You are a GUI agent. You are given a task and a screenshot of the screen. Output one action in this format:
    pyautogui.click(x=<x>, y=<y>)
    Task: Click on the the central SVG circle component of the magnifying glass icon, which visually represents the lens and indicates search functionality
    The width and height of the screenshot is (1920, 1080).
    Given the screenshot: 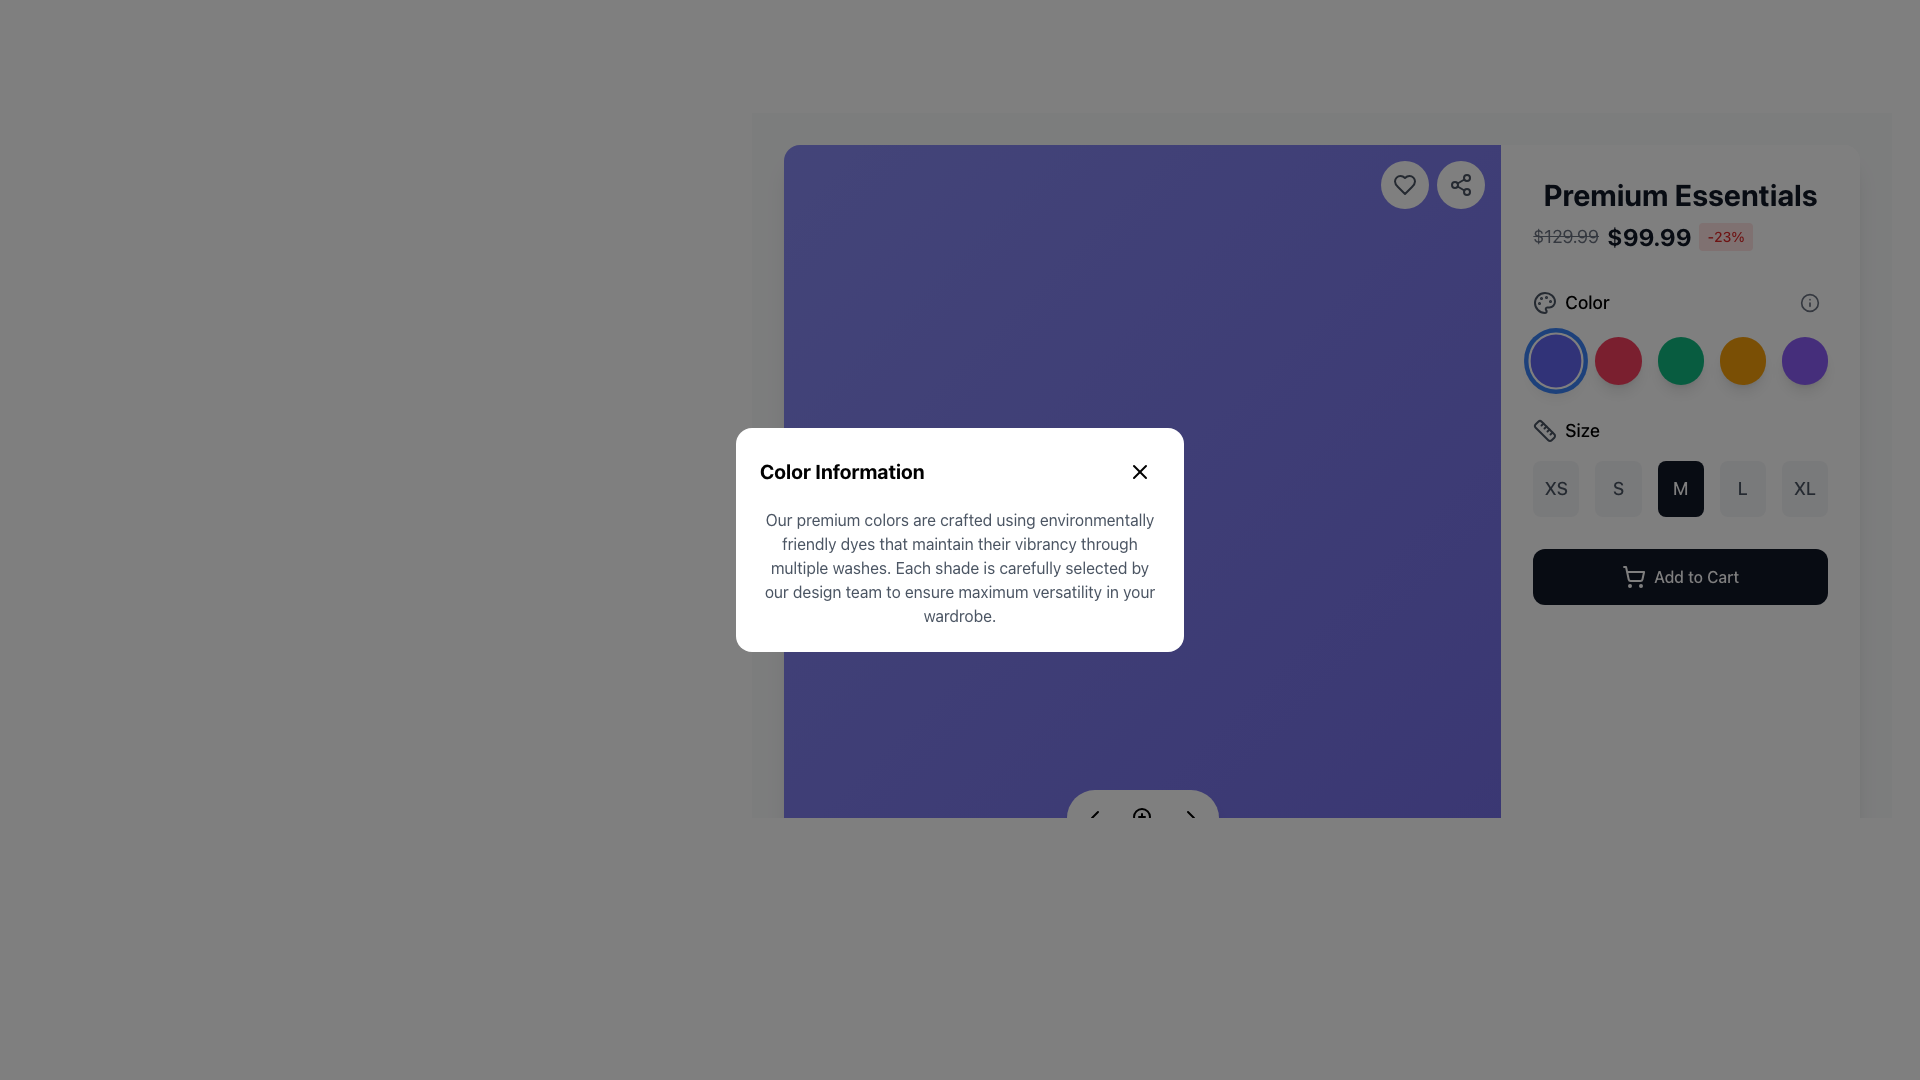 What is the action you would take?
    pyautogui.click(x=1141, y=817)
    